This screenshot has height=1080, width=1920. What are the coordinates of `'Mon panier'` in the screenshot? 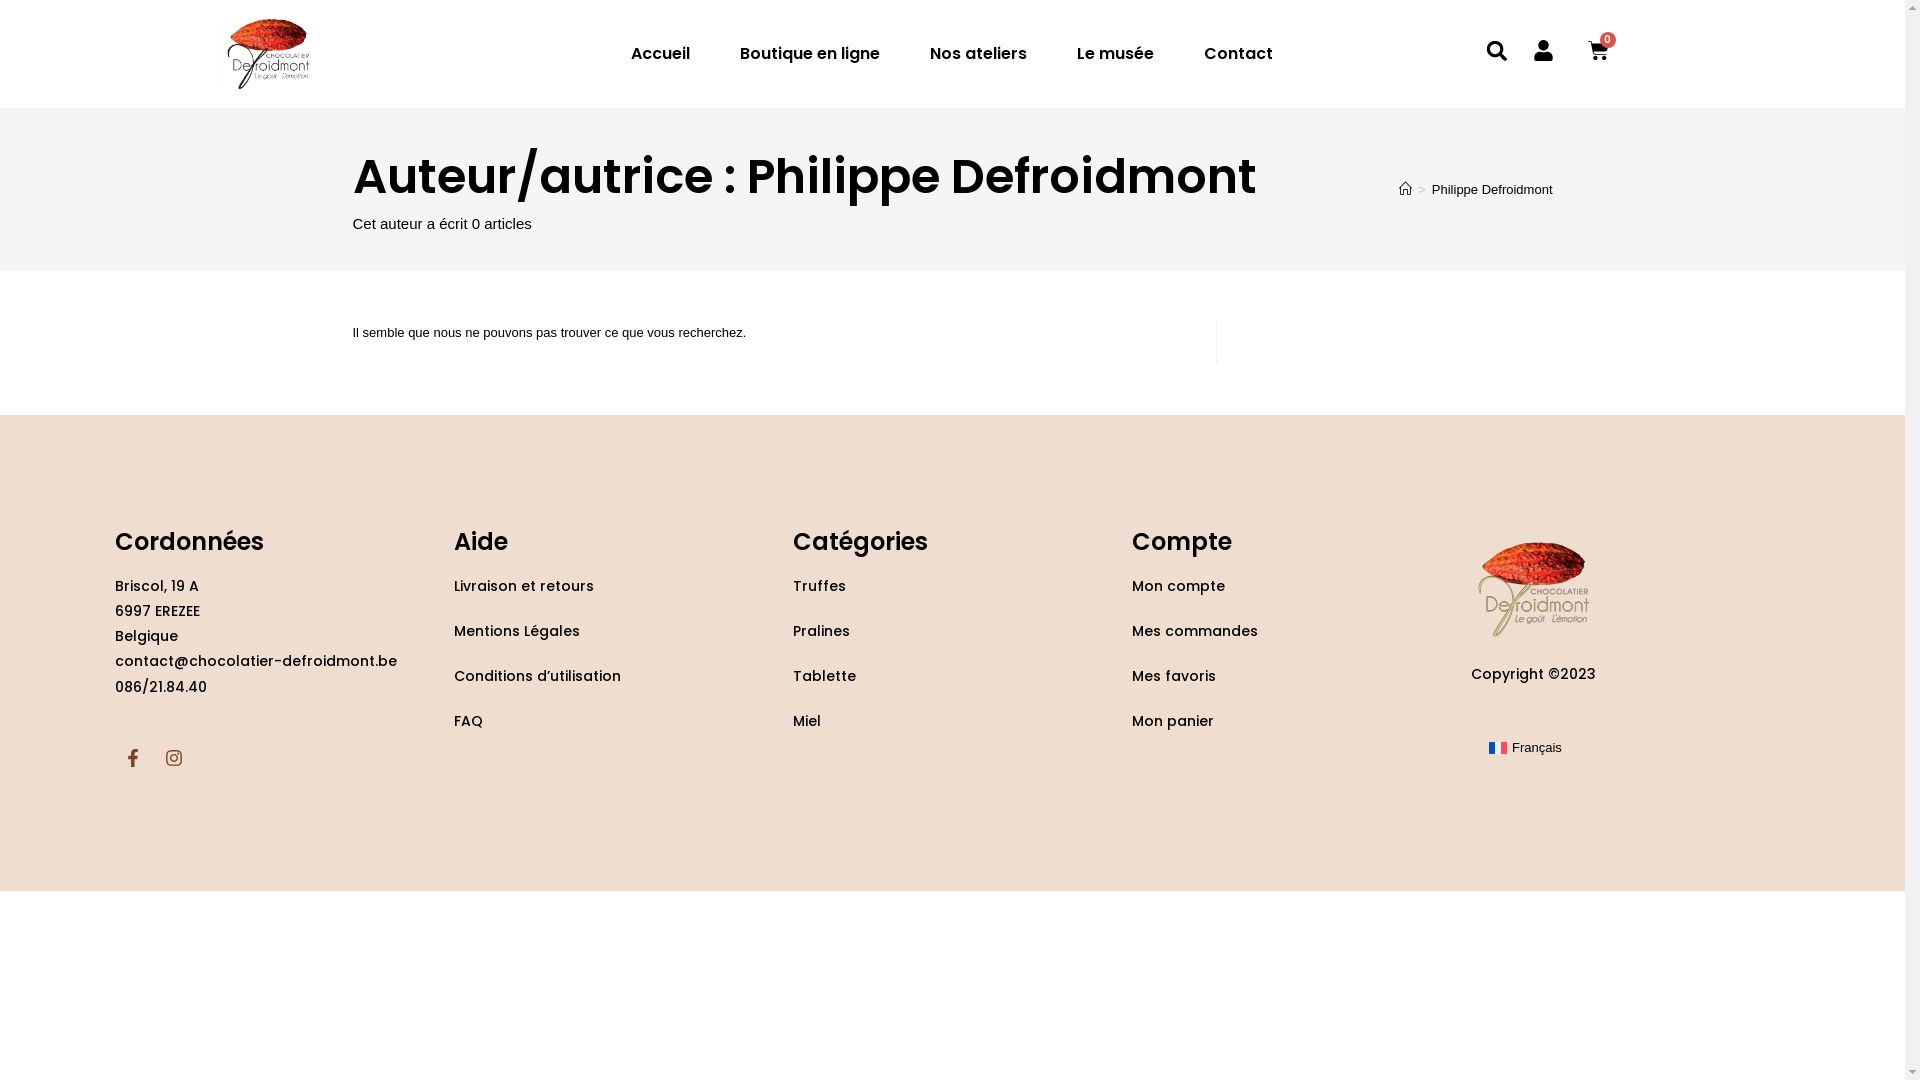 It's located at (1172, 721).